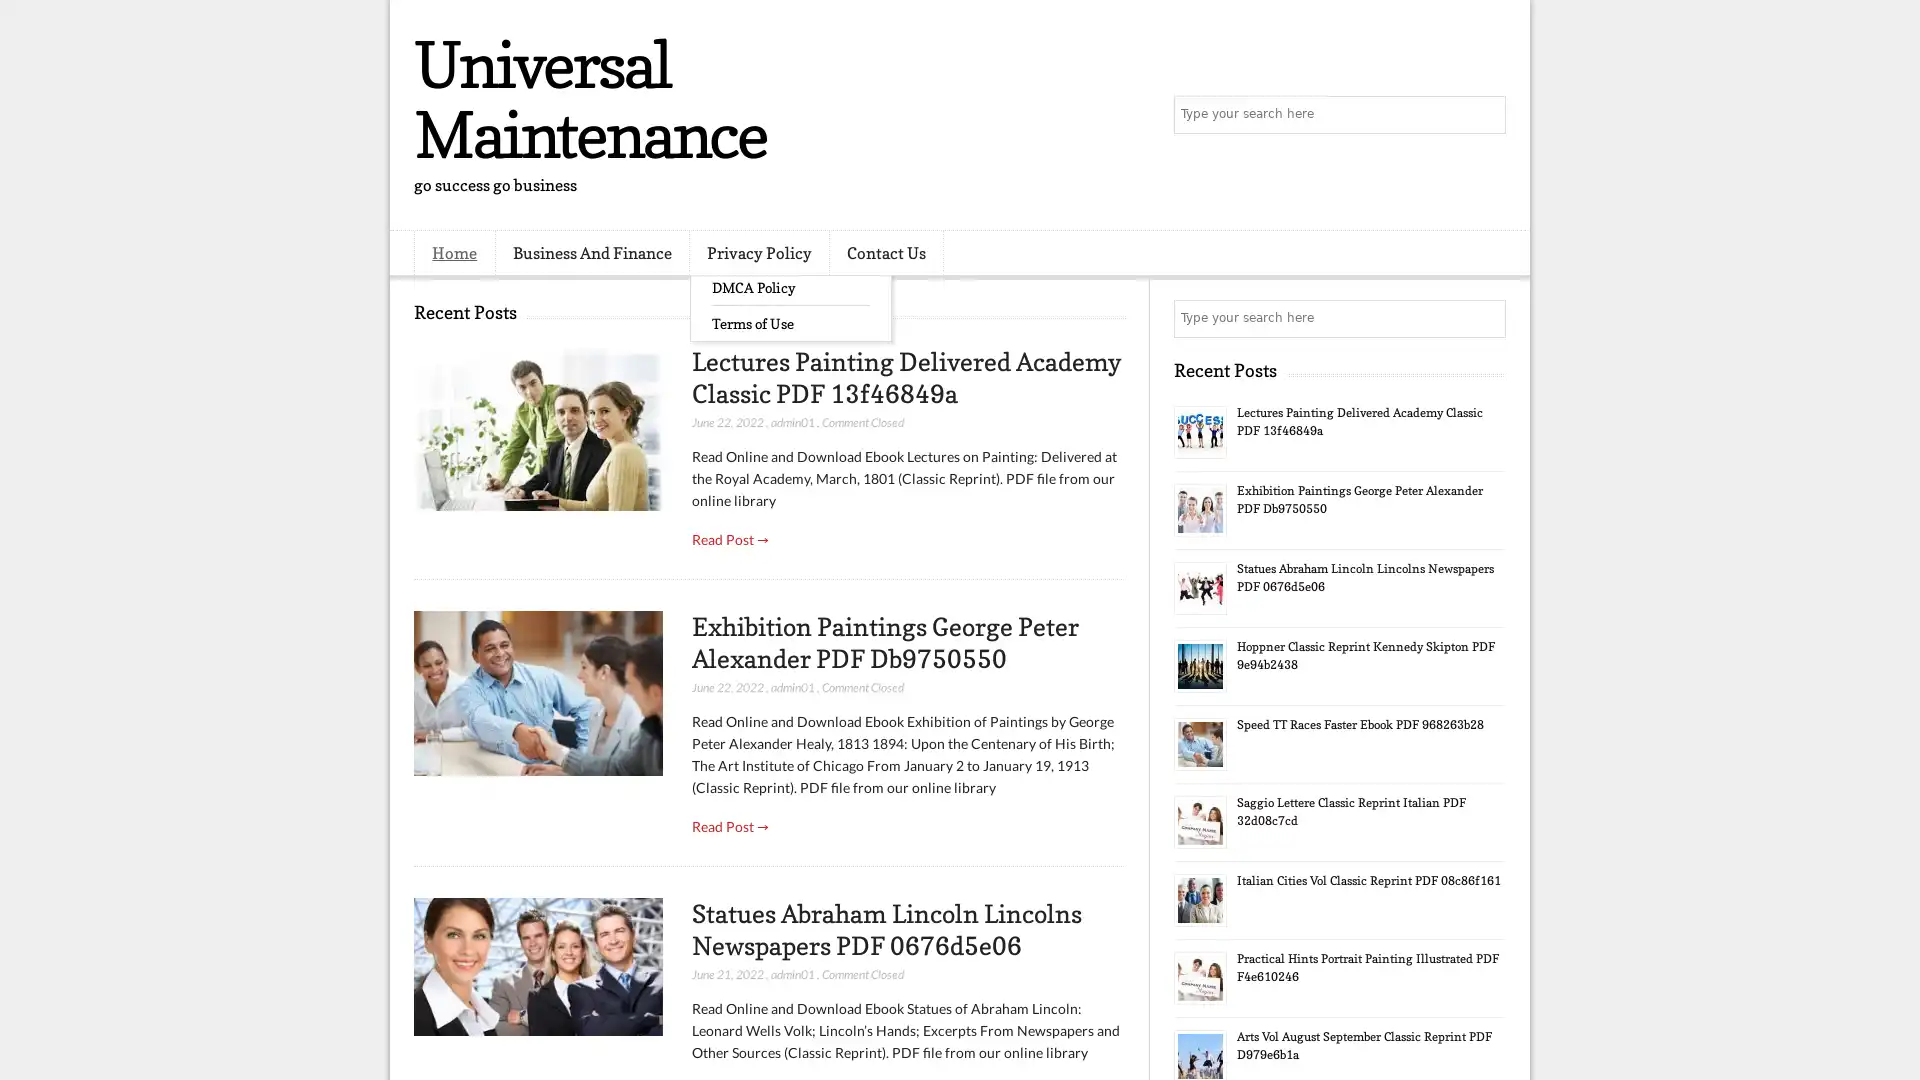  Describe the element at coordinates (1485, 318) in the screenshot. I see `Search` at that location.